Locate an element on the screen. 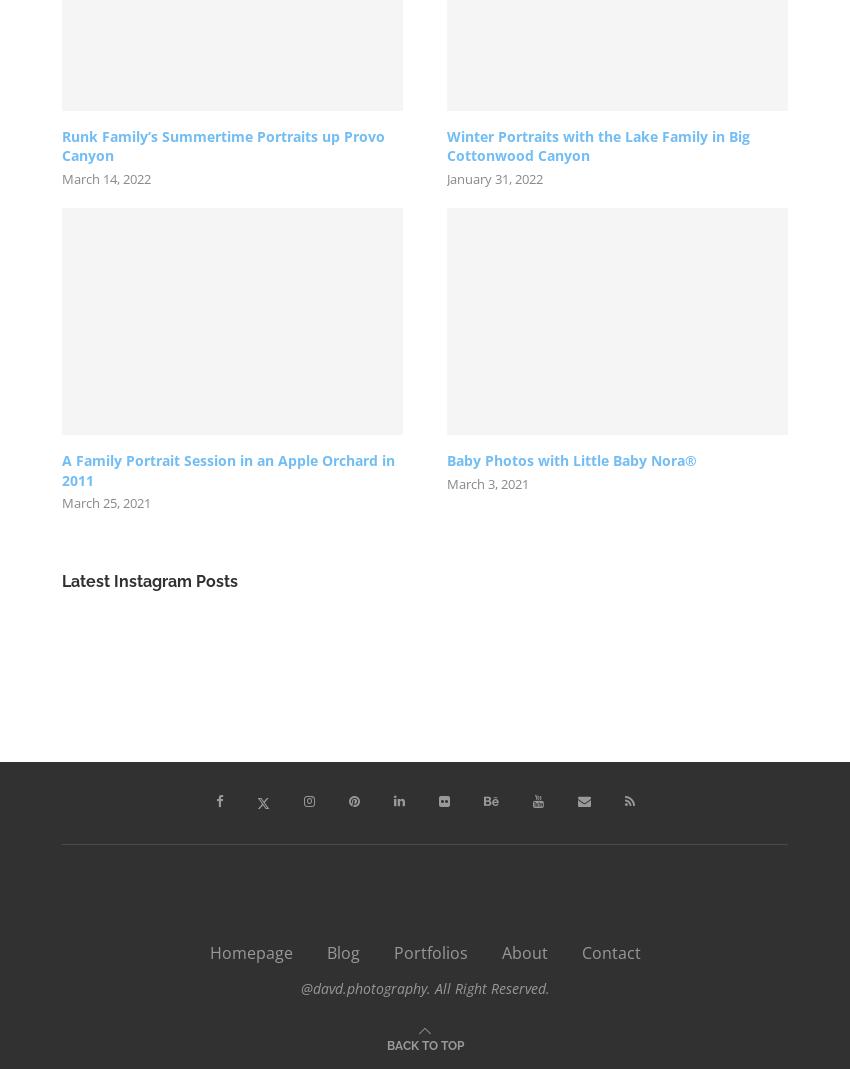 Image resolution: width=850 pixels, height=1069 pixels. 'Runk Family’s Summertime Portraits up Provo Canyon' is located at coordinates (223, 145).